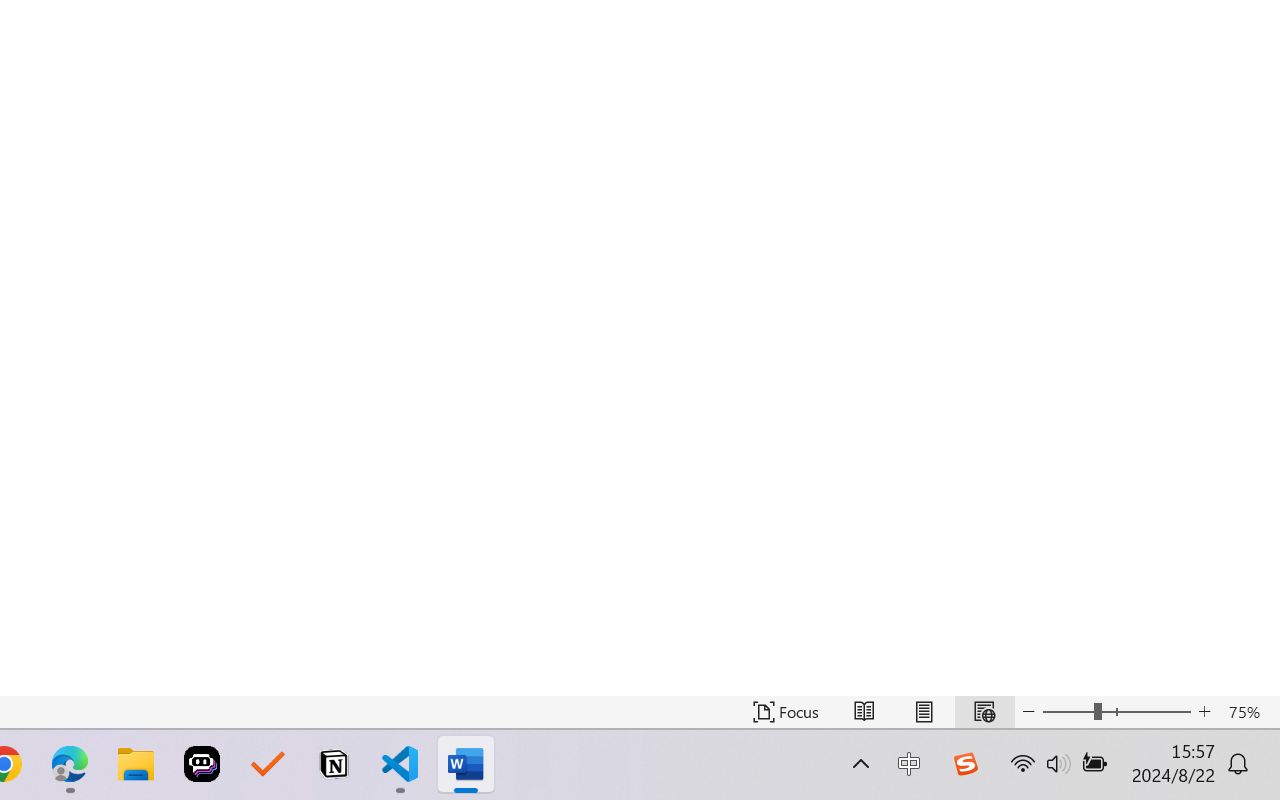  I want to click on 'Read Mode', so click(864, 711).